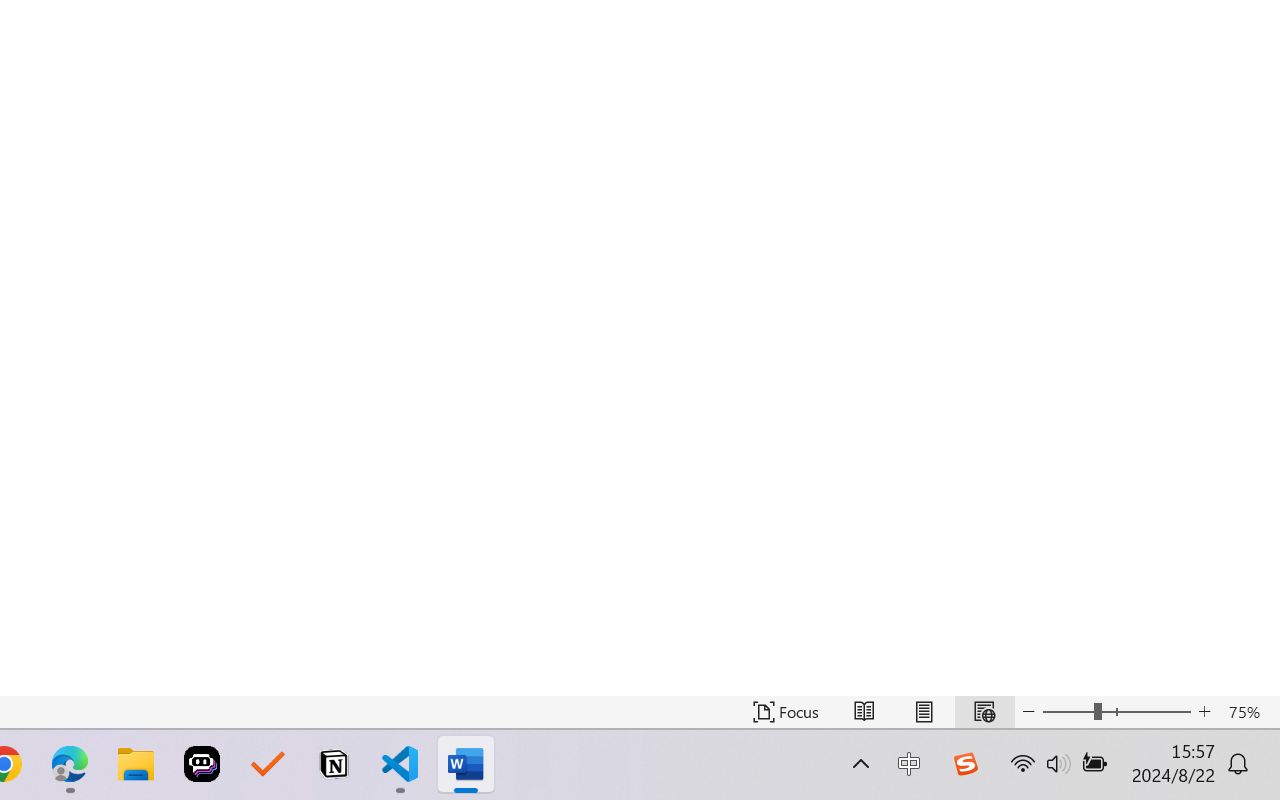  I want to click on 'Read Mode', so click(864, 711).